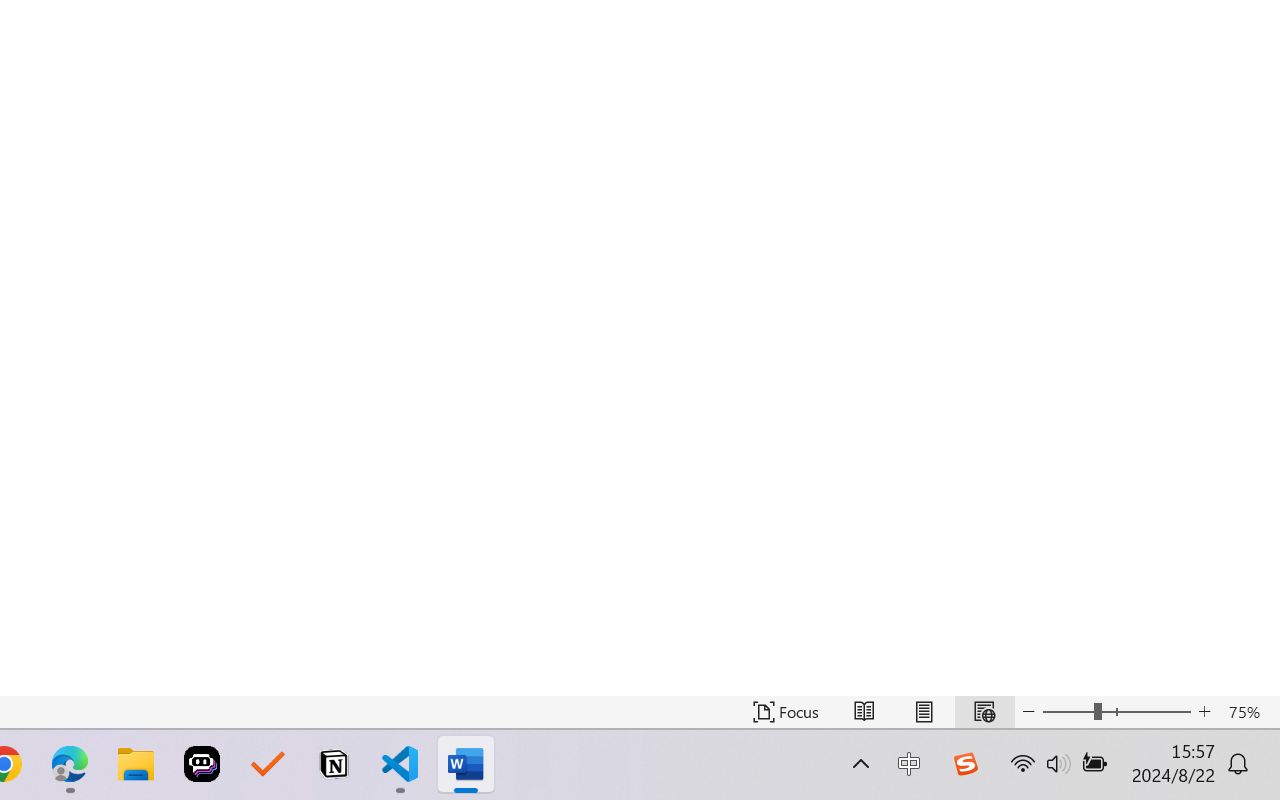  I want to click on 'Read Mode', so click(864, 711).